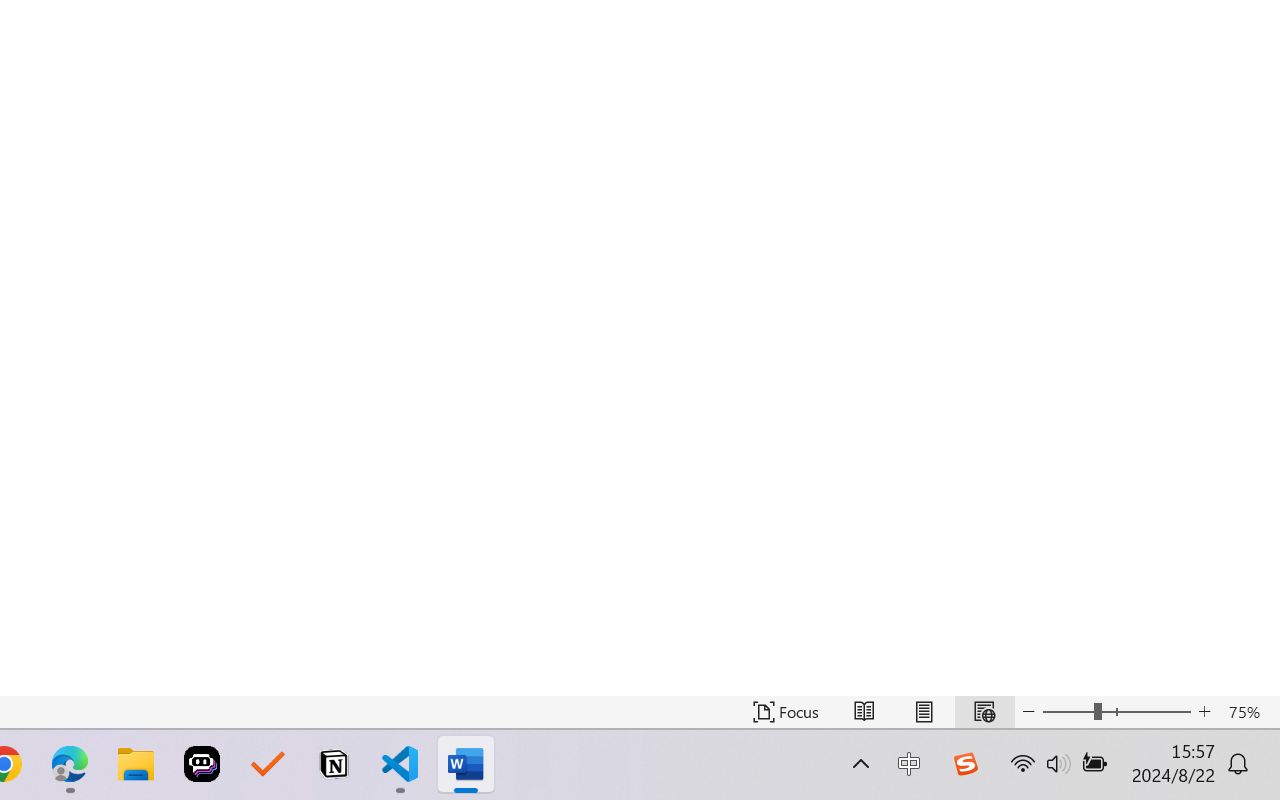  I want to click on 'Read Mode', so click(864, 711).